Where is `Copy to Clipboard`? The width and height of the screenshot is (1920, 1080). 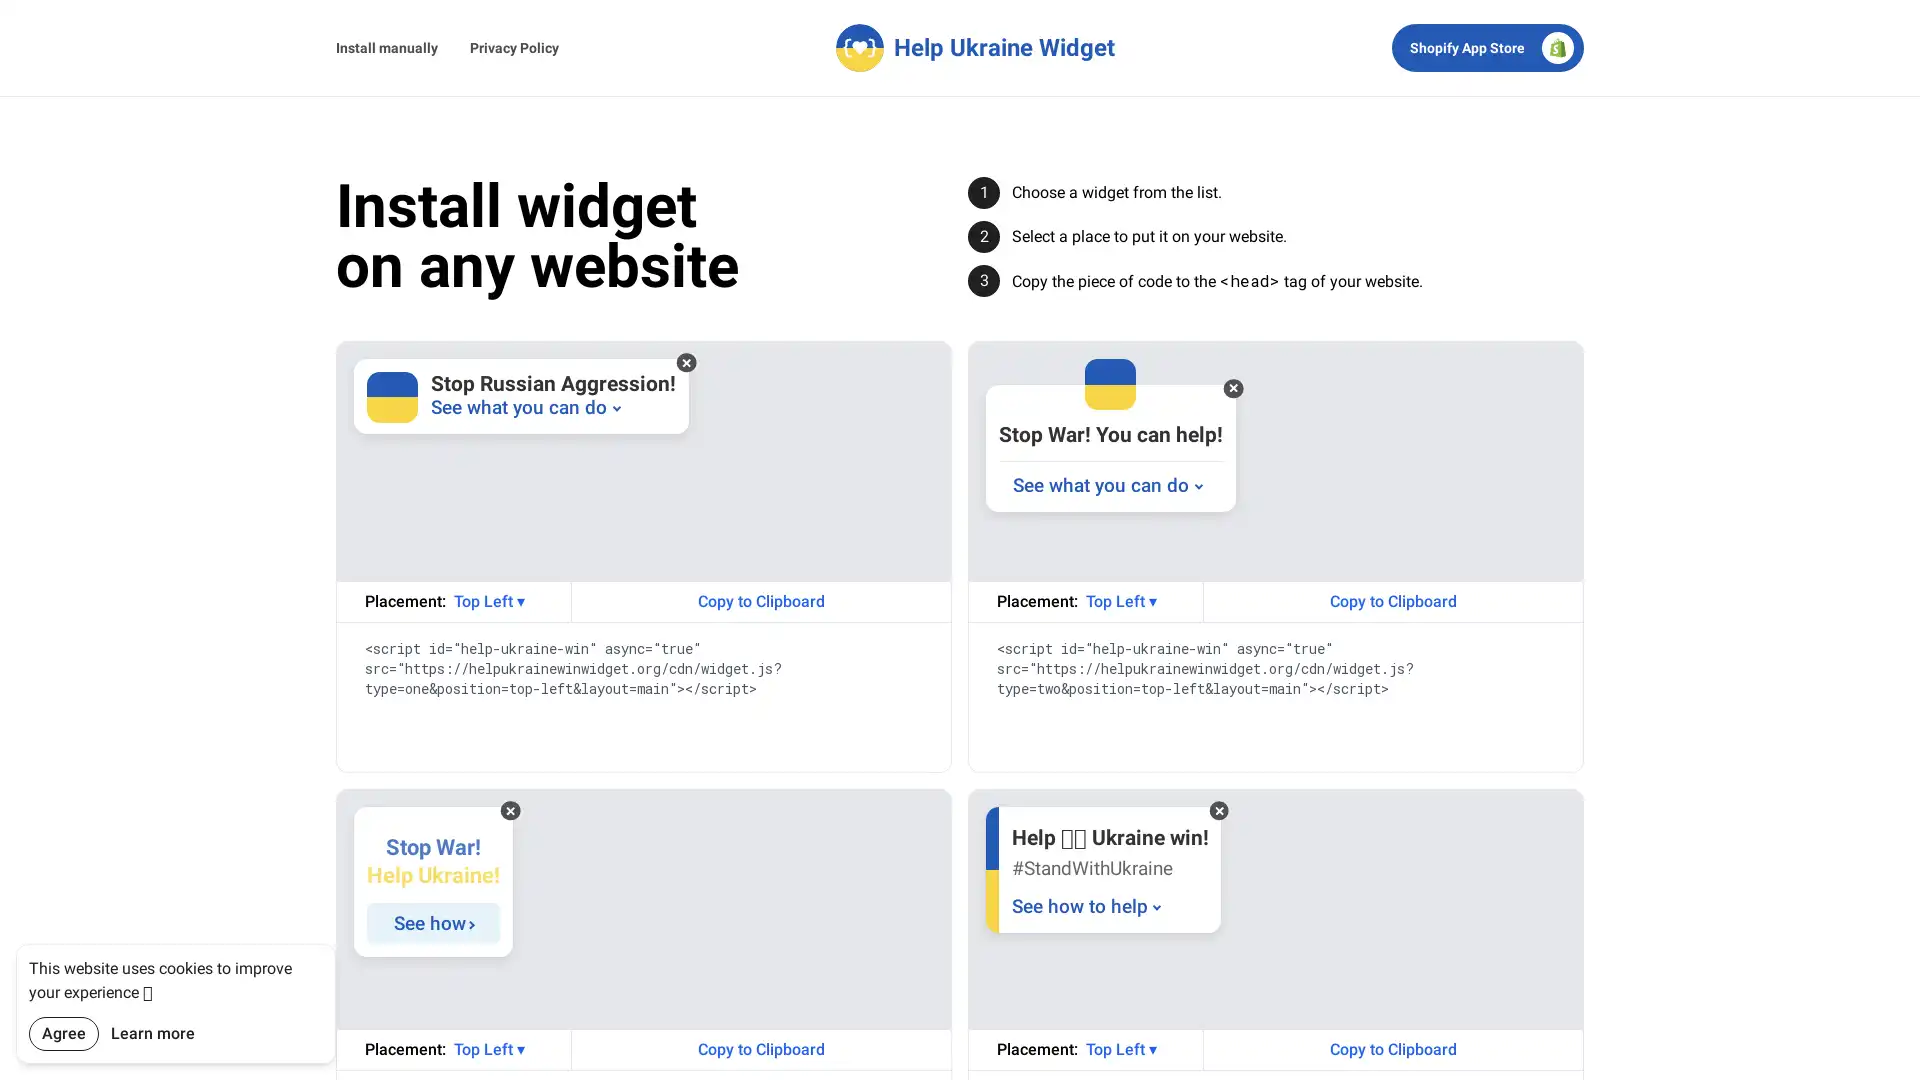
Copy to Clipboard is located at coordinates (1392, 1048).